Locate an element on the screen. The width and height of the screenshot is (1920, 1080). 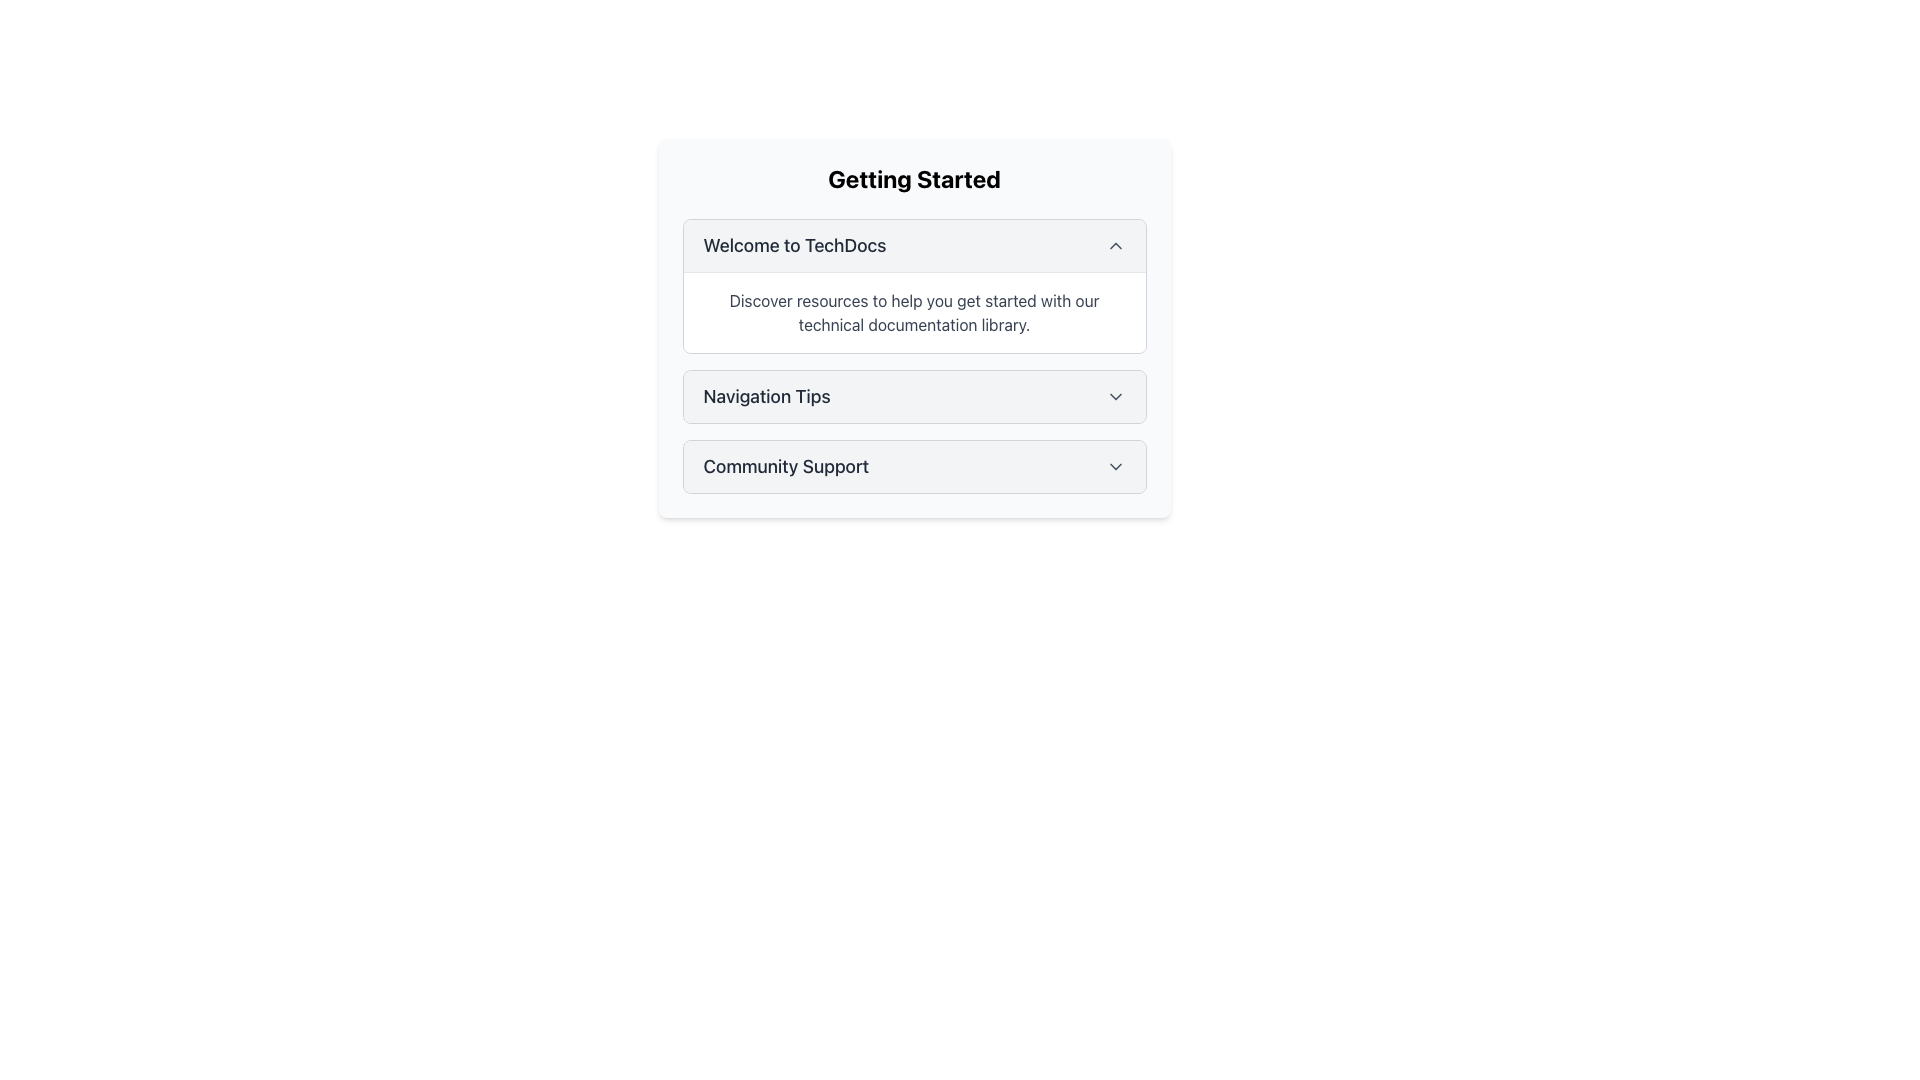
the Collapsible panel titled 'Welcome to TechDocs' is located at coordinates (913, 286).